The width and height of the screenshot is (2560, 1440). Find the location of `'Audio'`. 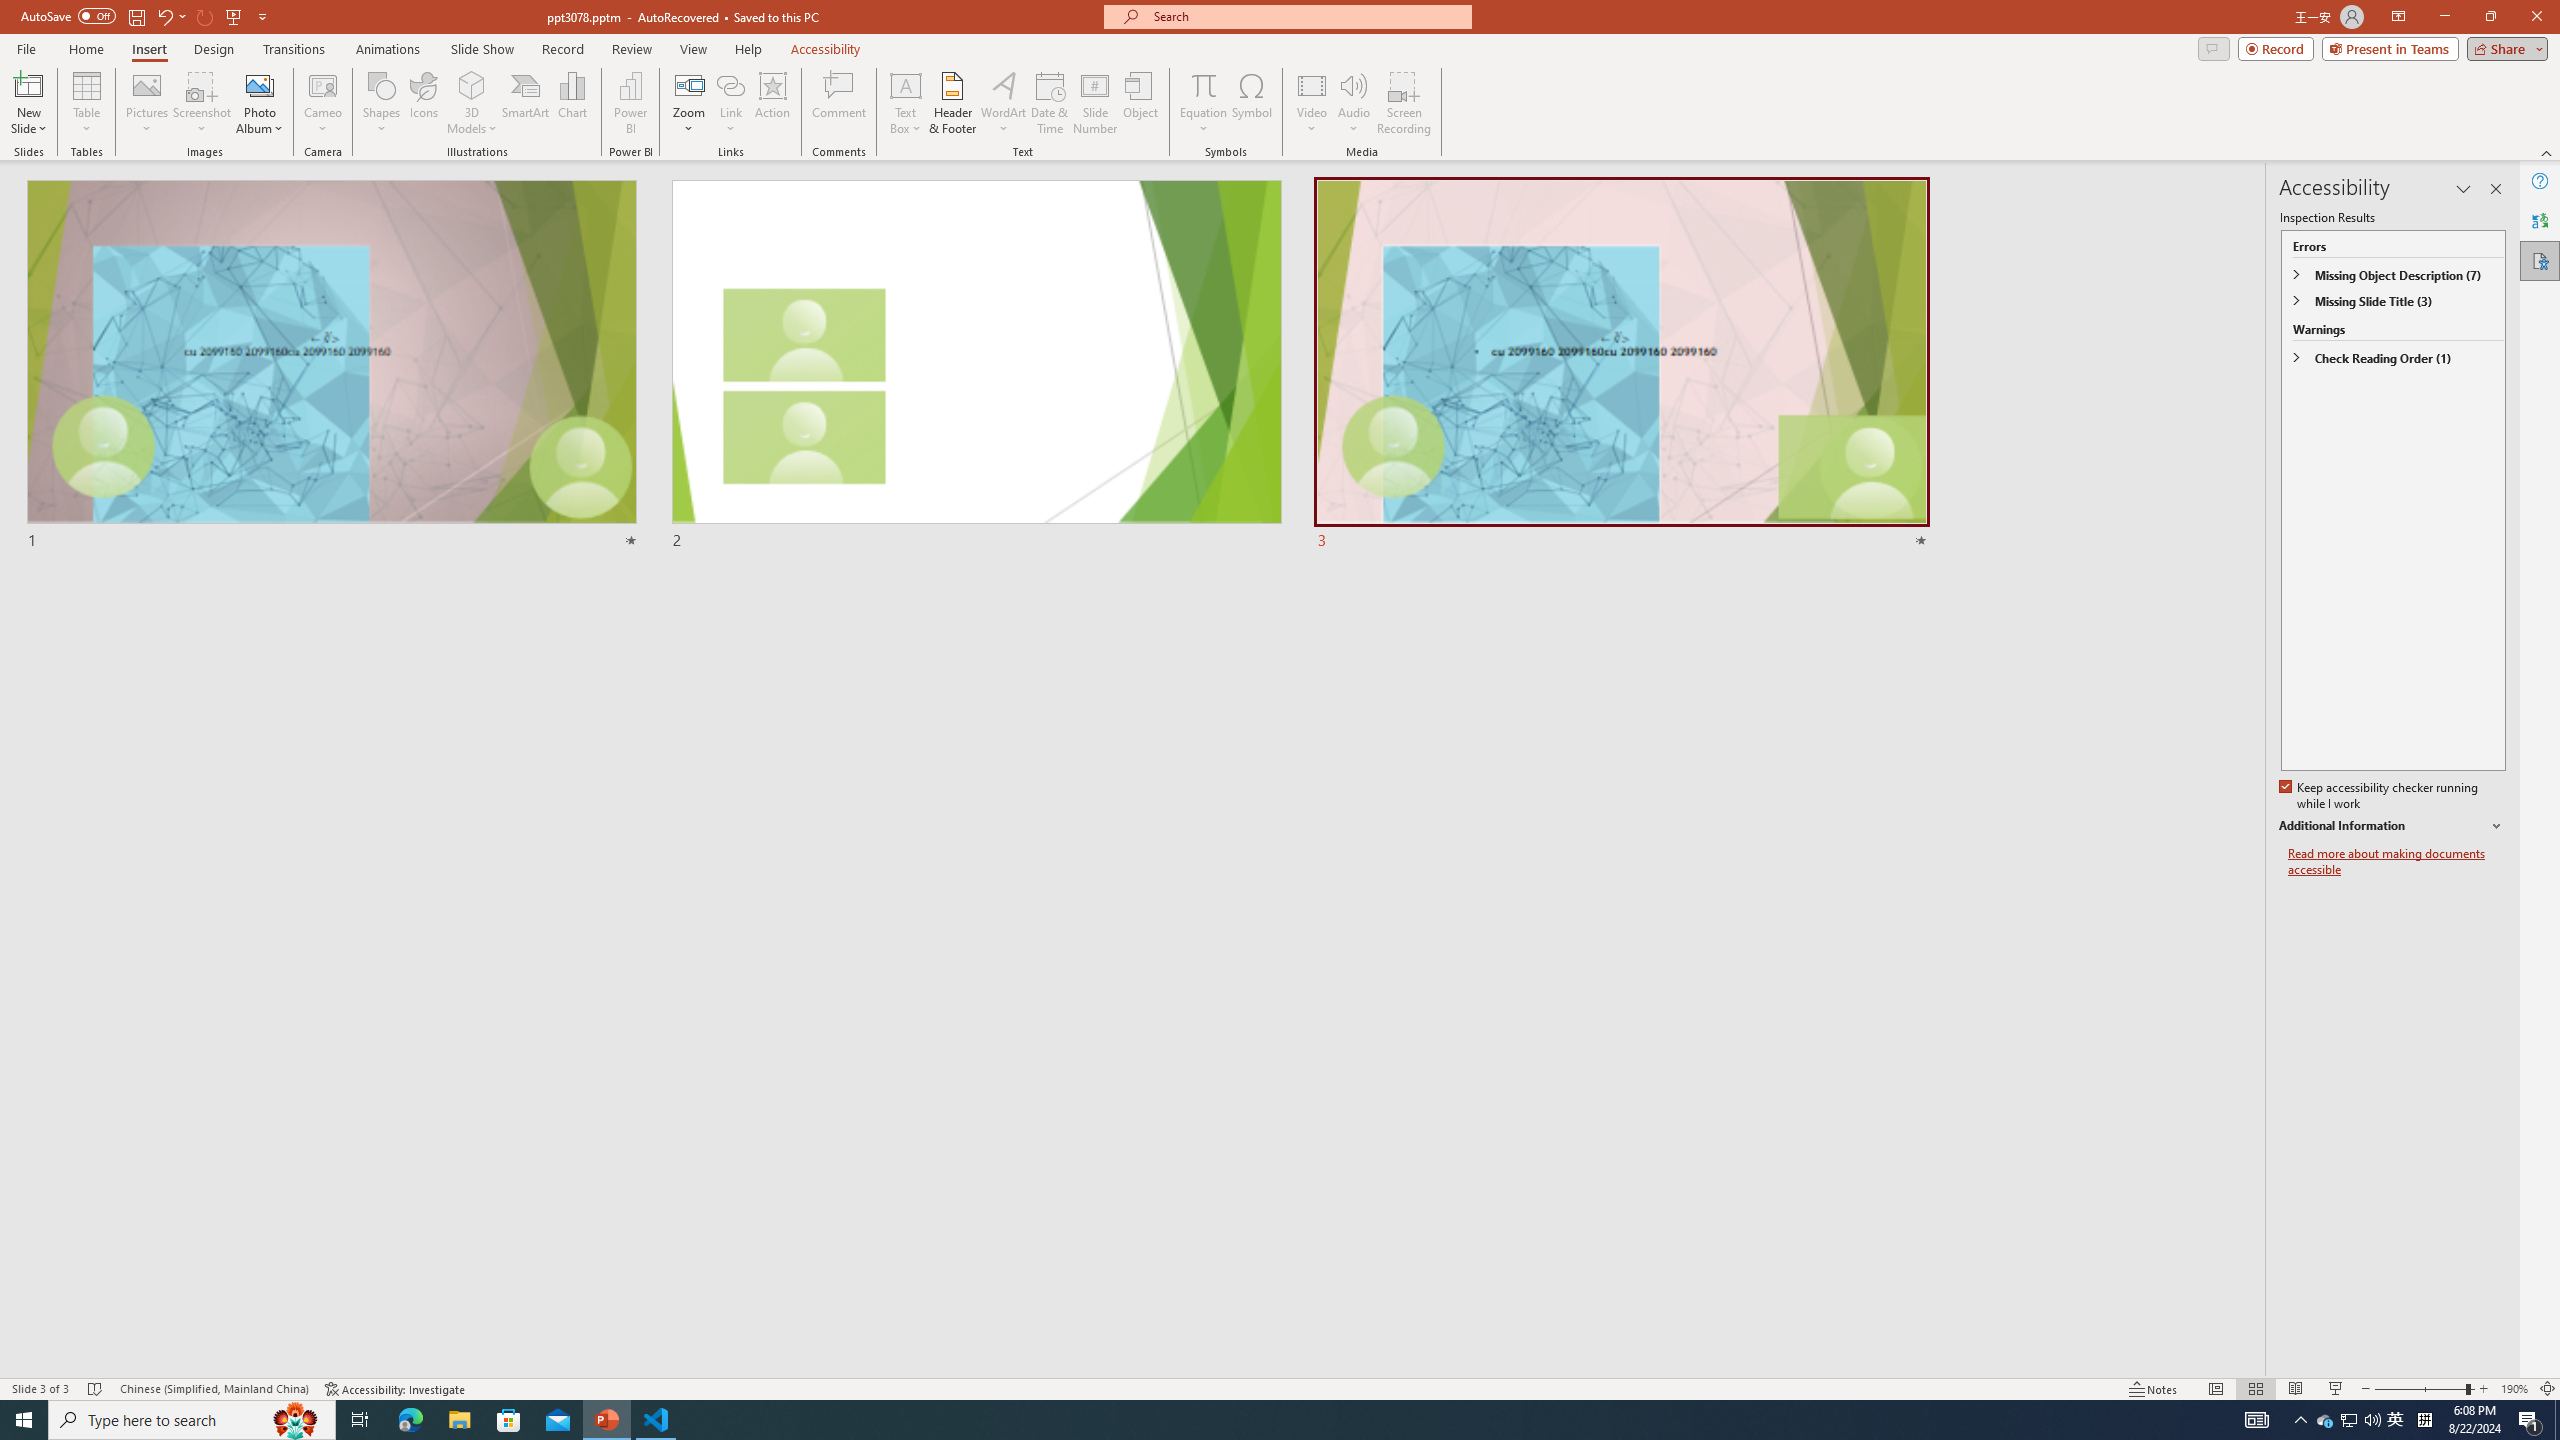

'Audio' is located at coordinates (1353, 103).